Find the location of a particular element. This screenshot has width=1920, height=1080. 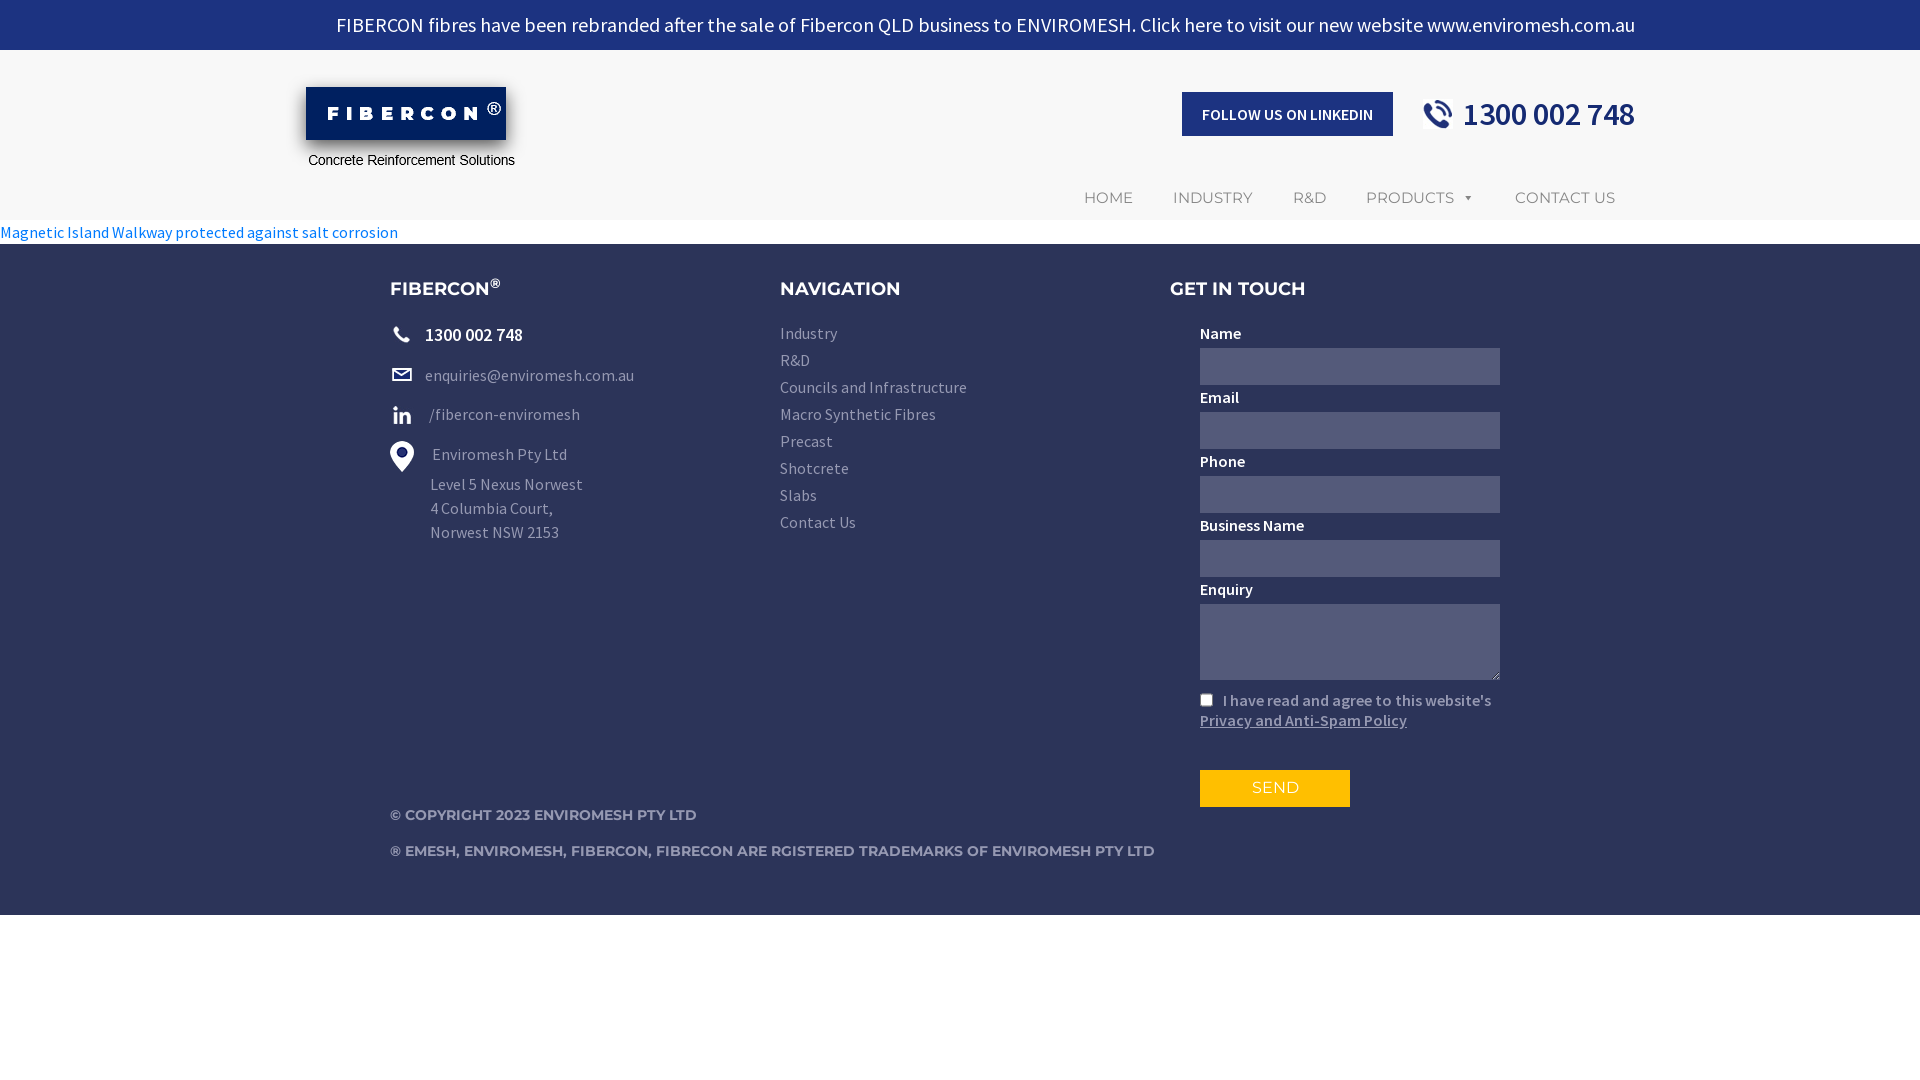

'CONTACT US' is located at coordinates (1563, 197).